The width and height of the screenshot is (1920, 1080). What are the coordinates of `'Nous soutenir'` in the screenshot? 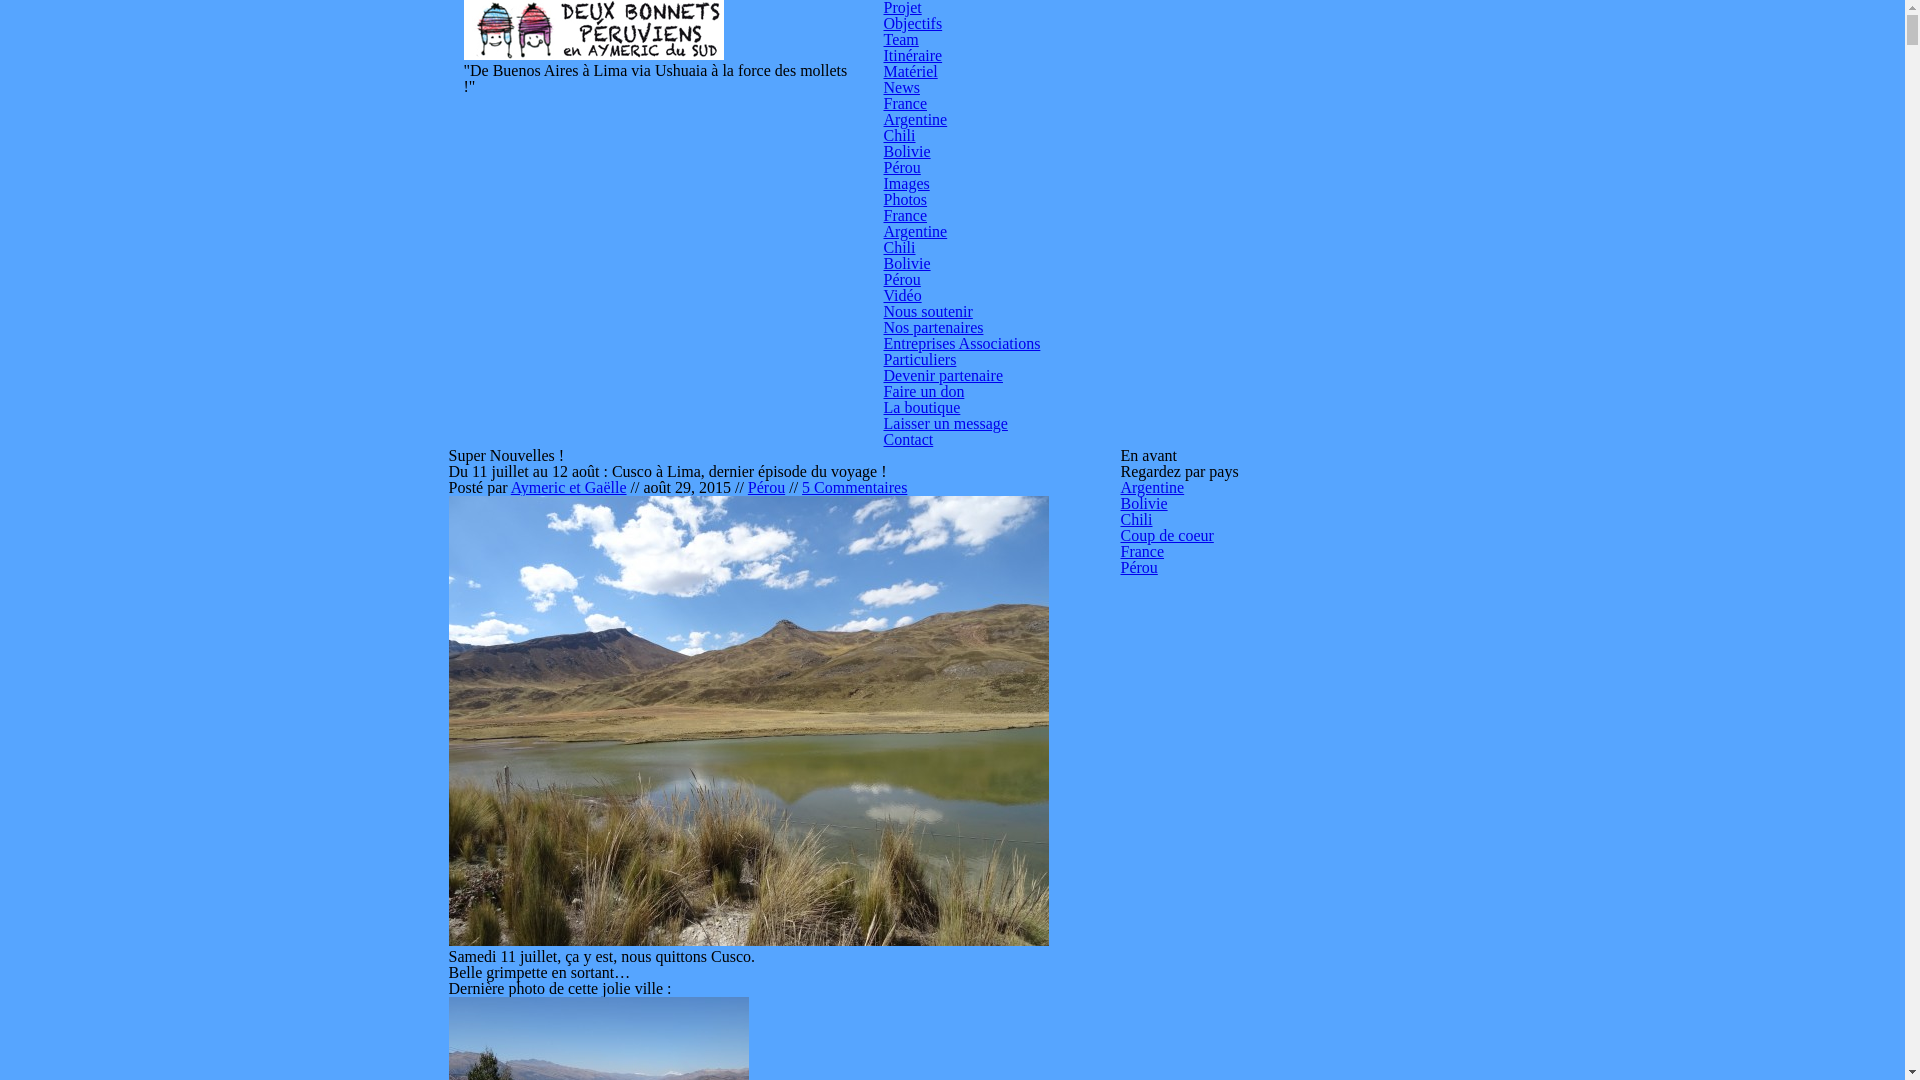 It's located at (927, 311).